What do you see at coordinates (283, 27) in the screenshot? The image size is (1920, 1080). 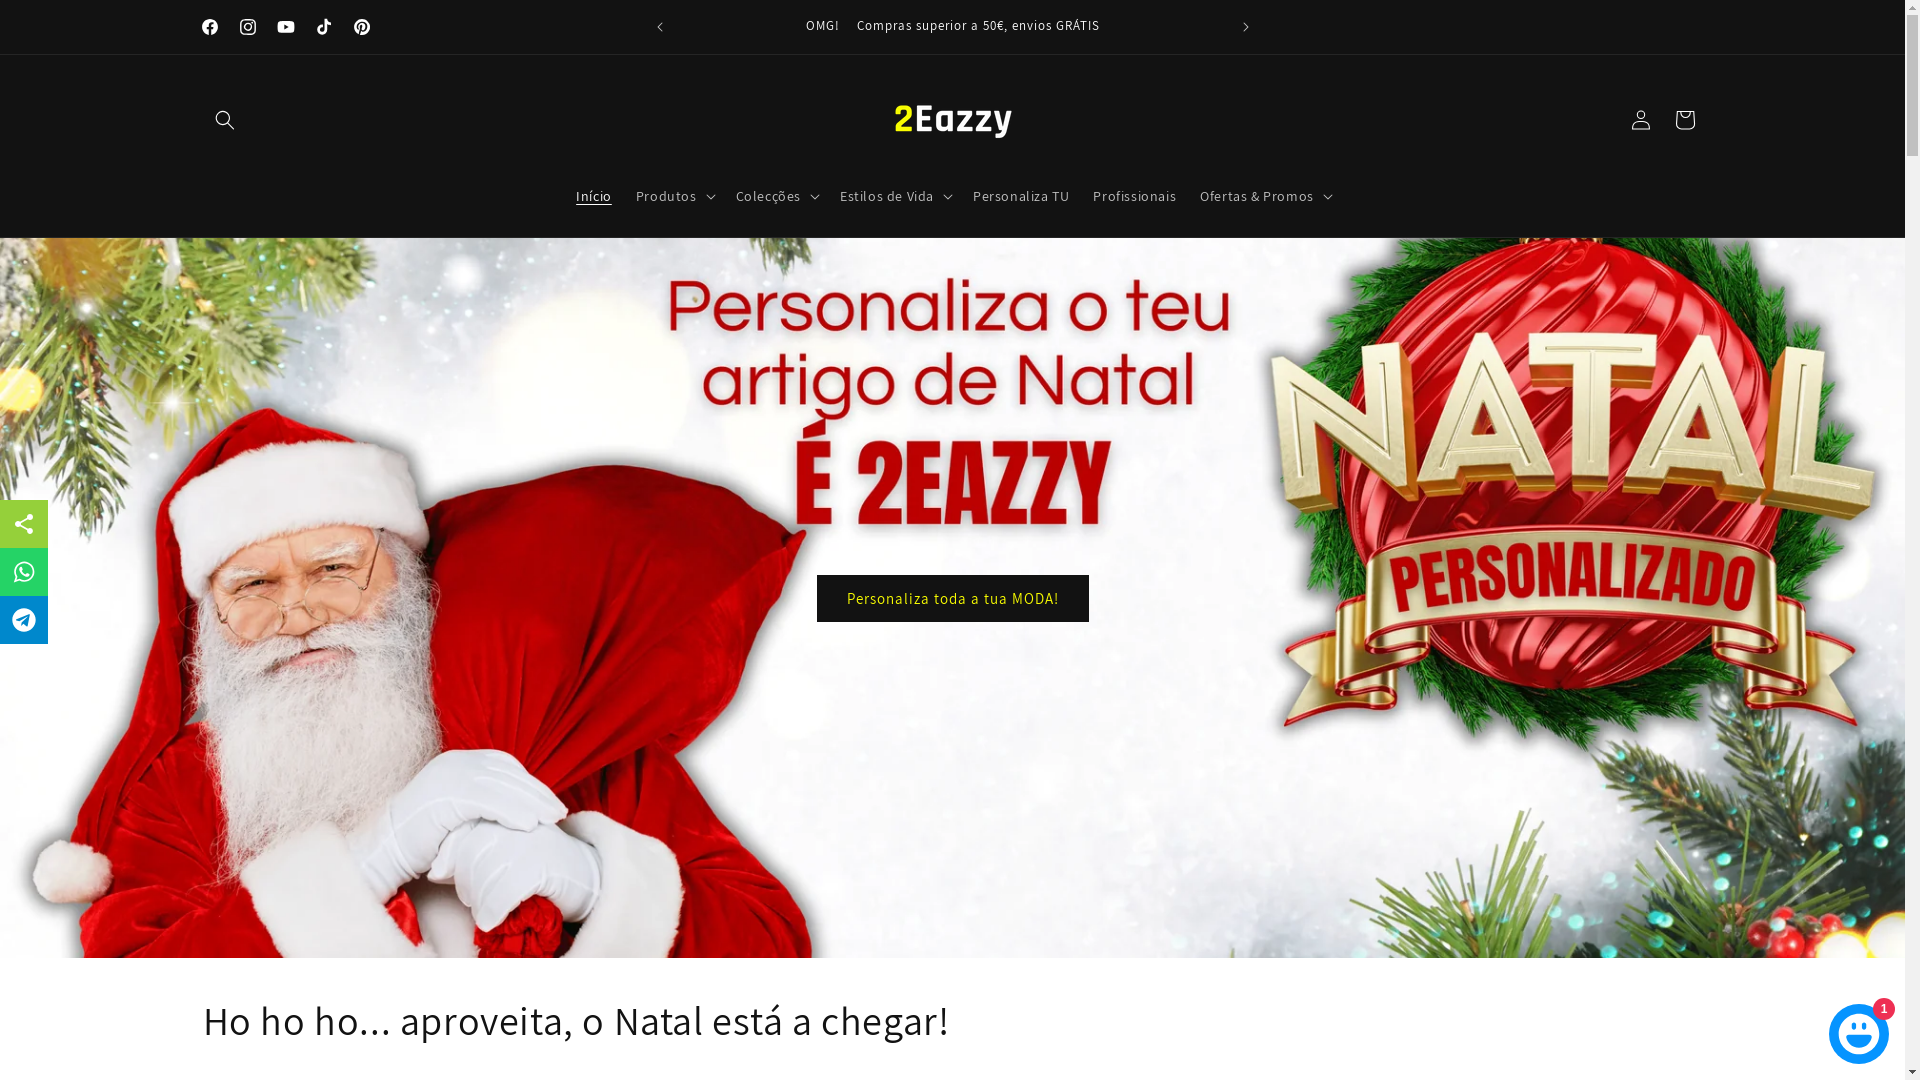 I see `'YouTube'` at bounding box center [283, 27].